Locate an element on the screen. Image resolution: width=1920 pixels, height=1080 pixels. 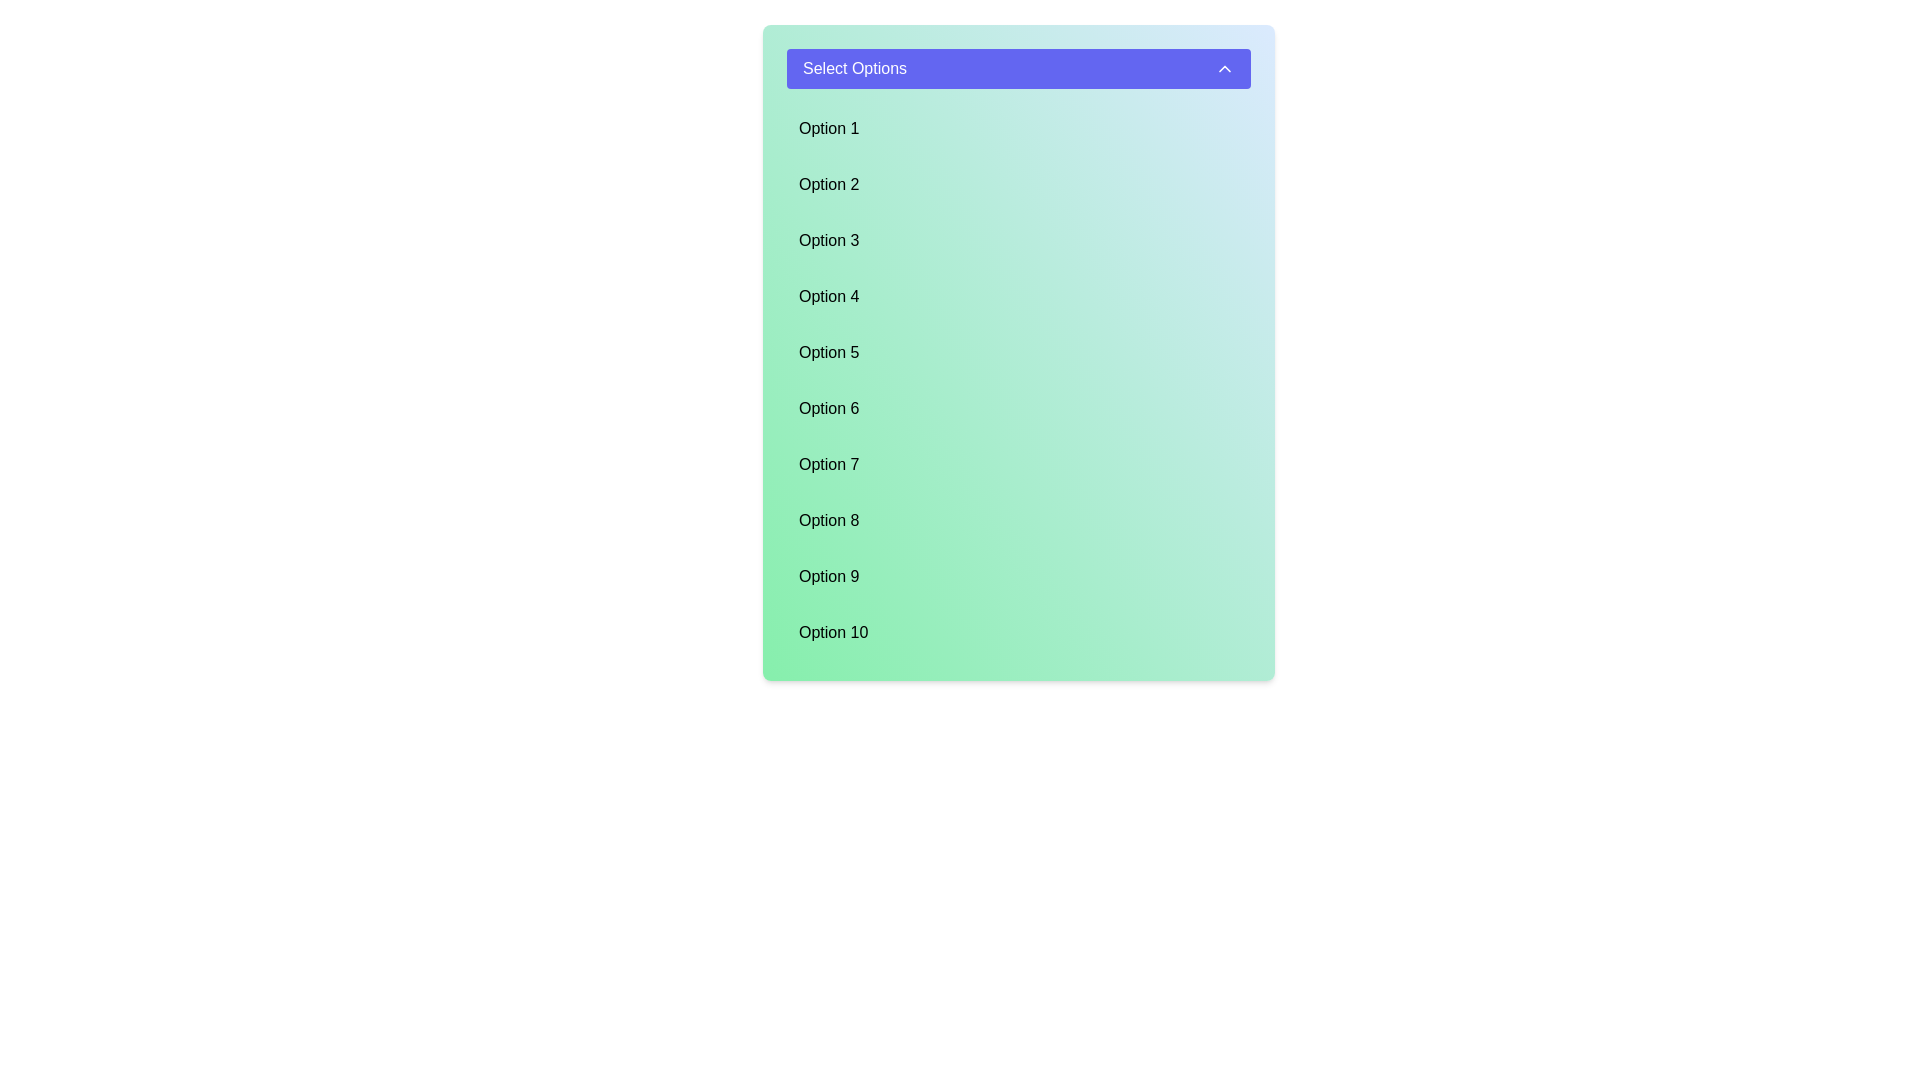
the selectable option 'Option 3' in the dropdown menu is located at coordinates (829, 239).